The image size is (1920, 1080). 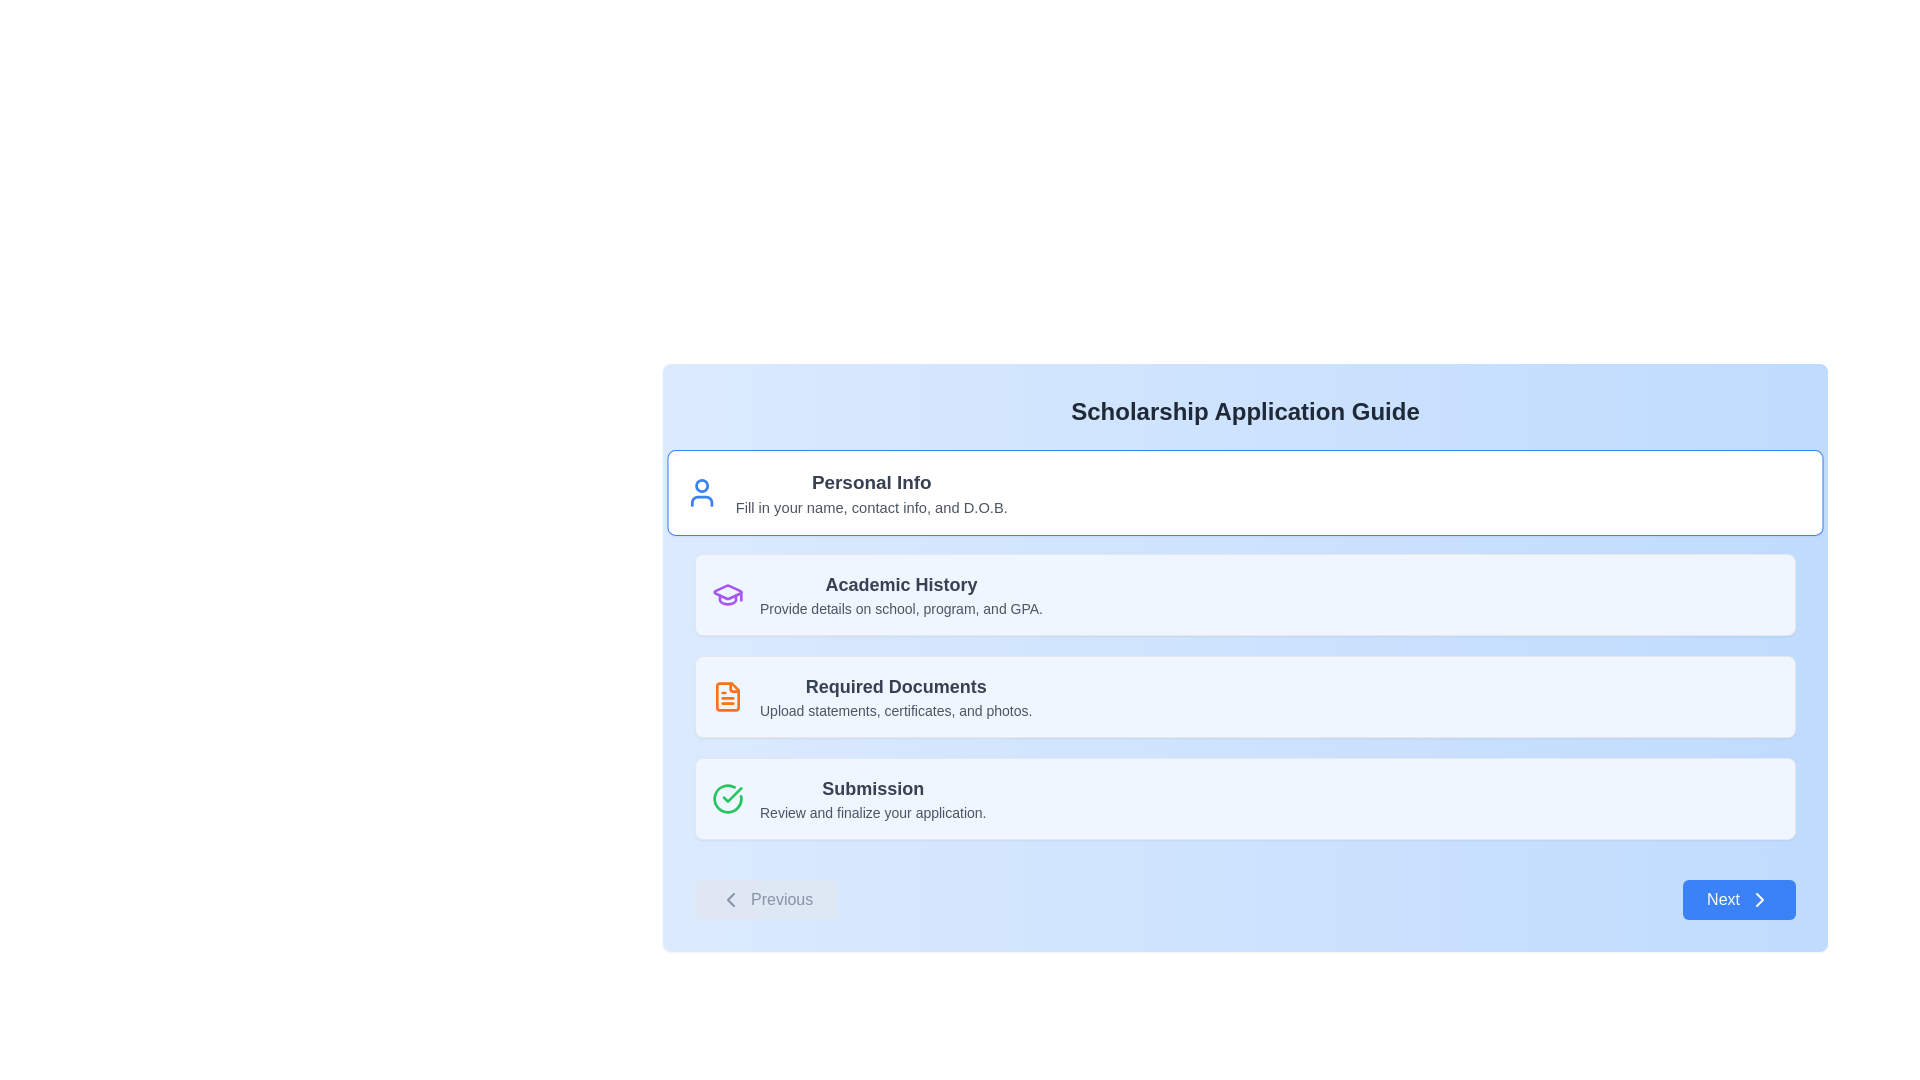 What do you see at coordinates (729, 898) in the screenshot?
I see `the left-pointing chevron icon located at the bottom-left corner of the interface, above the 'Previous' button` at bounding box center [729, 898].